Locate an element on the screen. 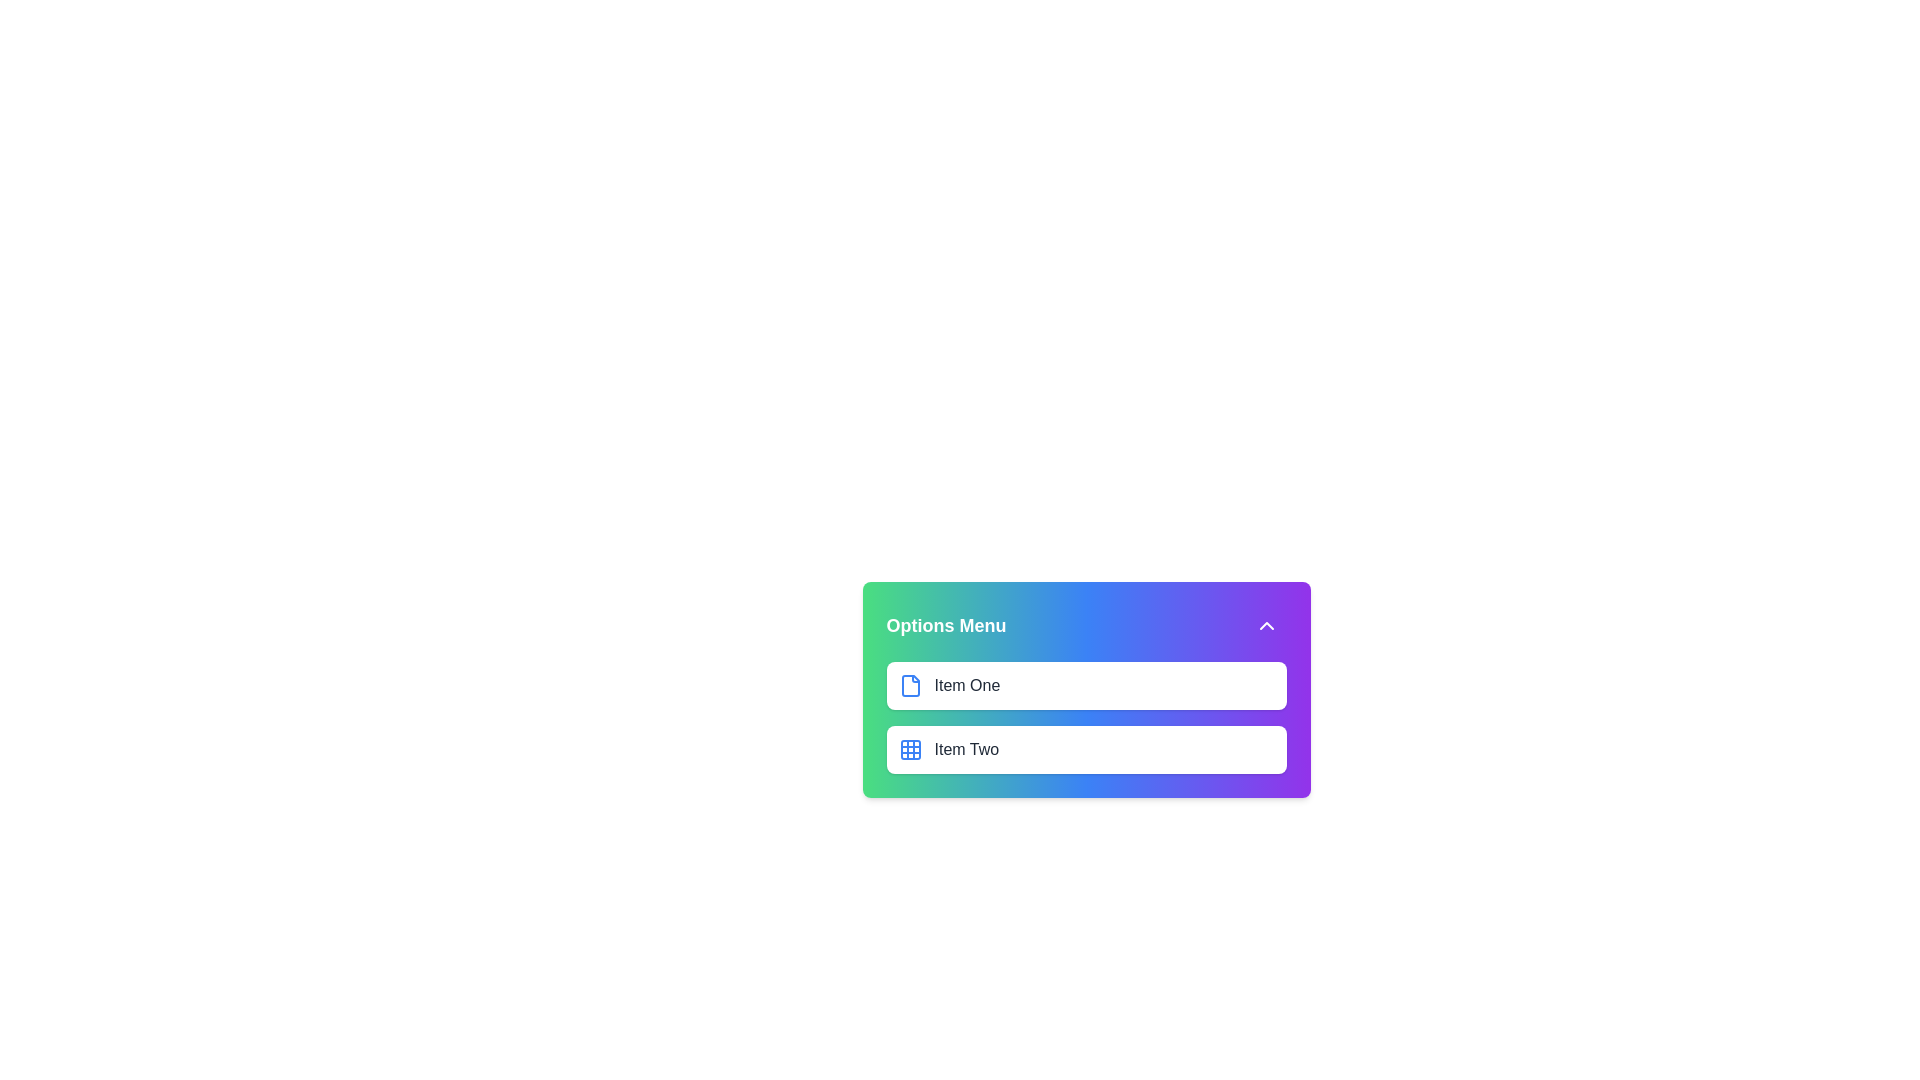 The image size is (1920, 1080). the text label displaying 'Item One' is located at coordinates (967, 685).